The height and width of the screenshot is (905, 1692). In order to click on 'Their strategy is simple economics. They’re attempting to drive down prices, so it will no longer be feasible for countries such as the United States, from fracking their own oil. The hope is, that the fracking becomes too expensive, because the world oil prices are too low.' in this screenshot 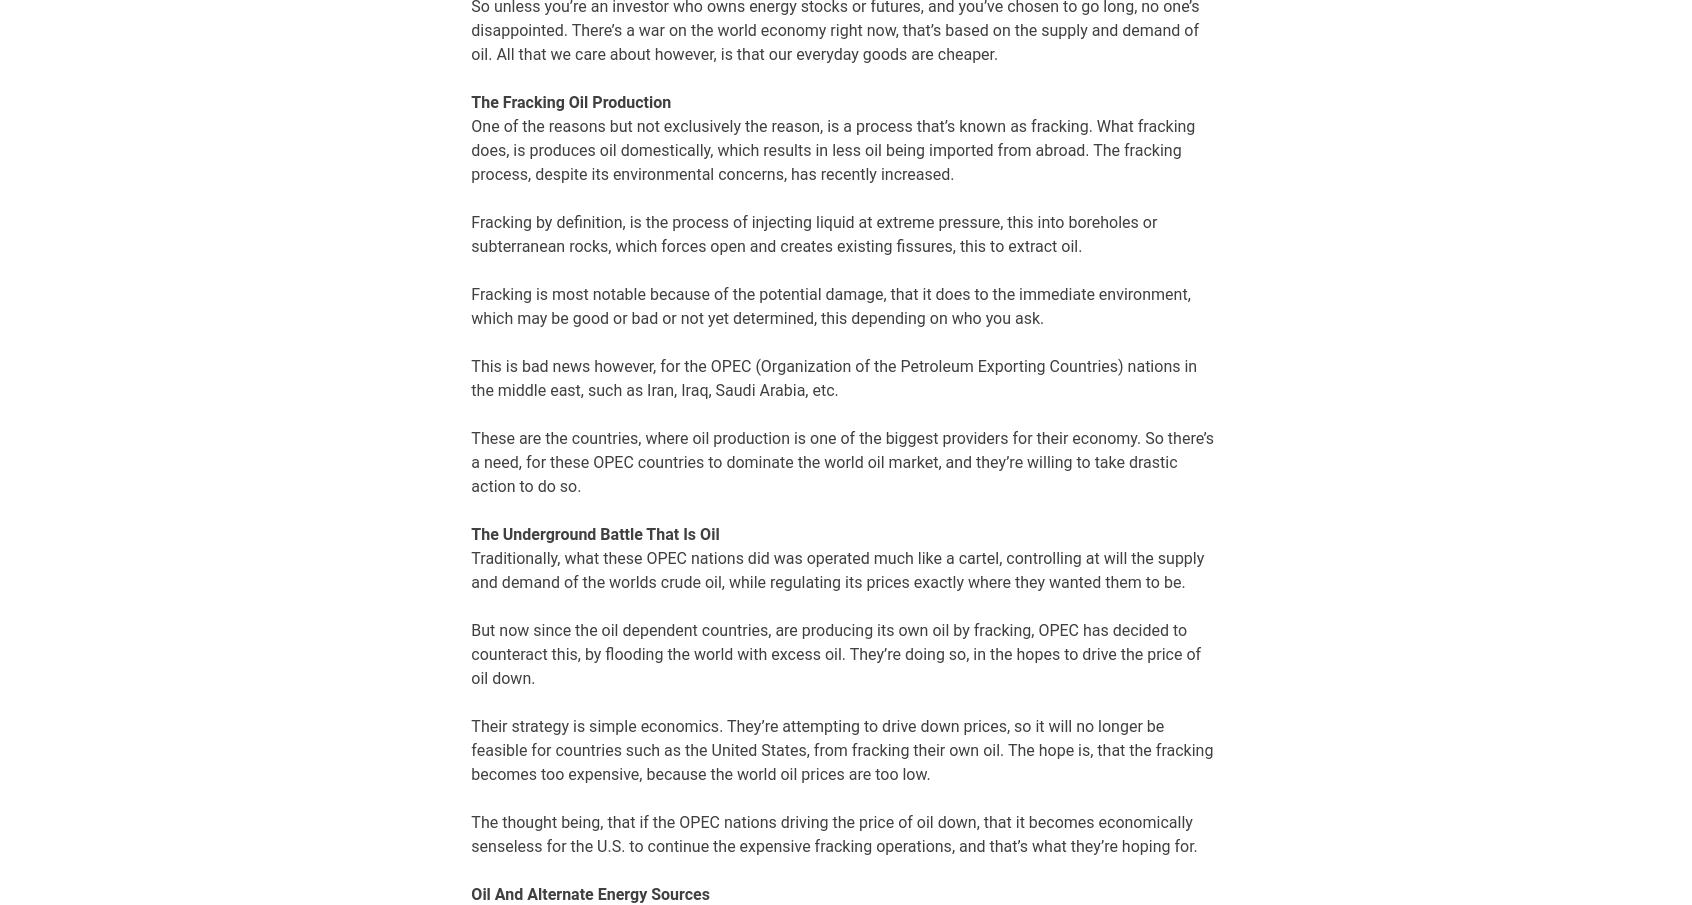, I will do `click(470, 748)`.